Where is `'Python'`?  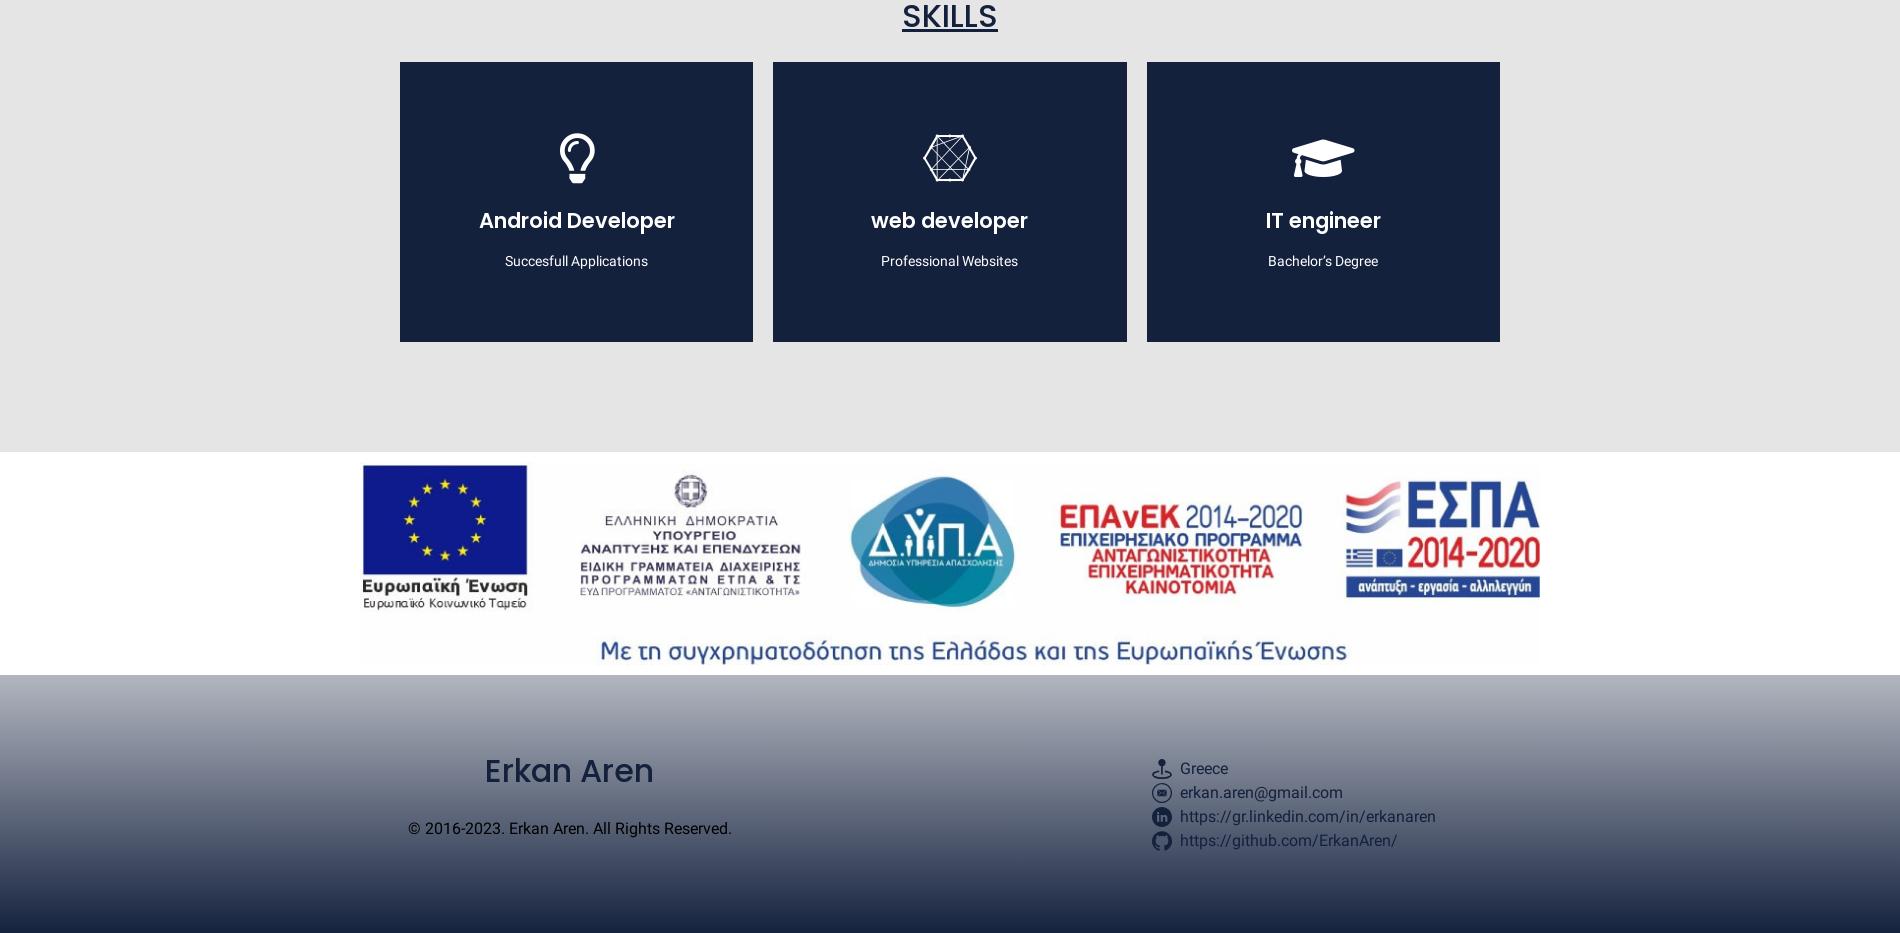 'Python' is located at coordinates (948, 521).